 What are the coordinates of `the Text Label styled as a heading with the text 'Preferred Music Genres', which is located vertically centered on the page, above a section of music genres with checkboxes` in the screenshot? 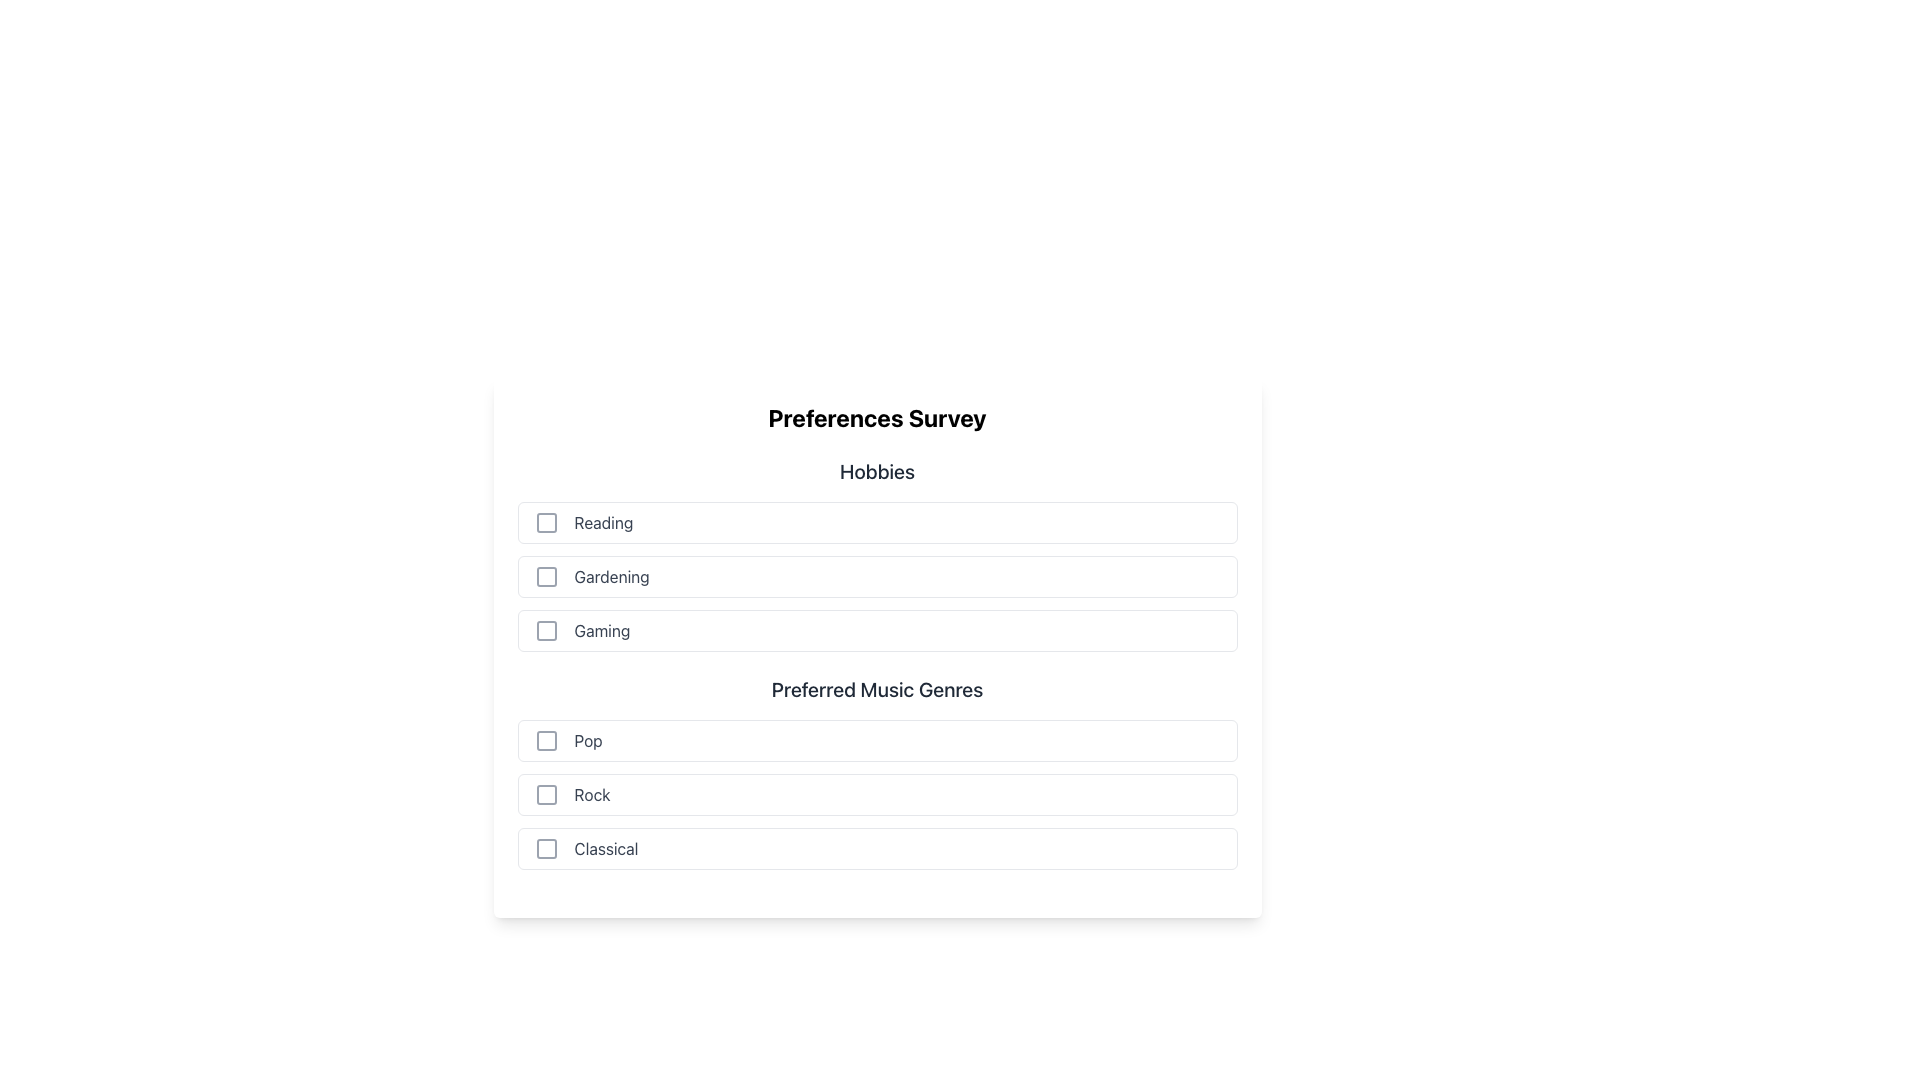 It's located at (877, 689).